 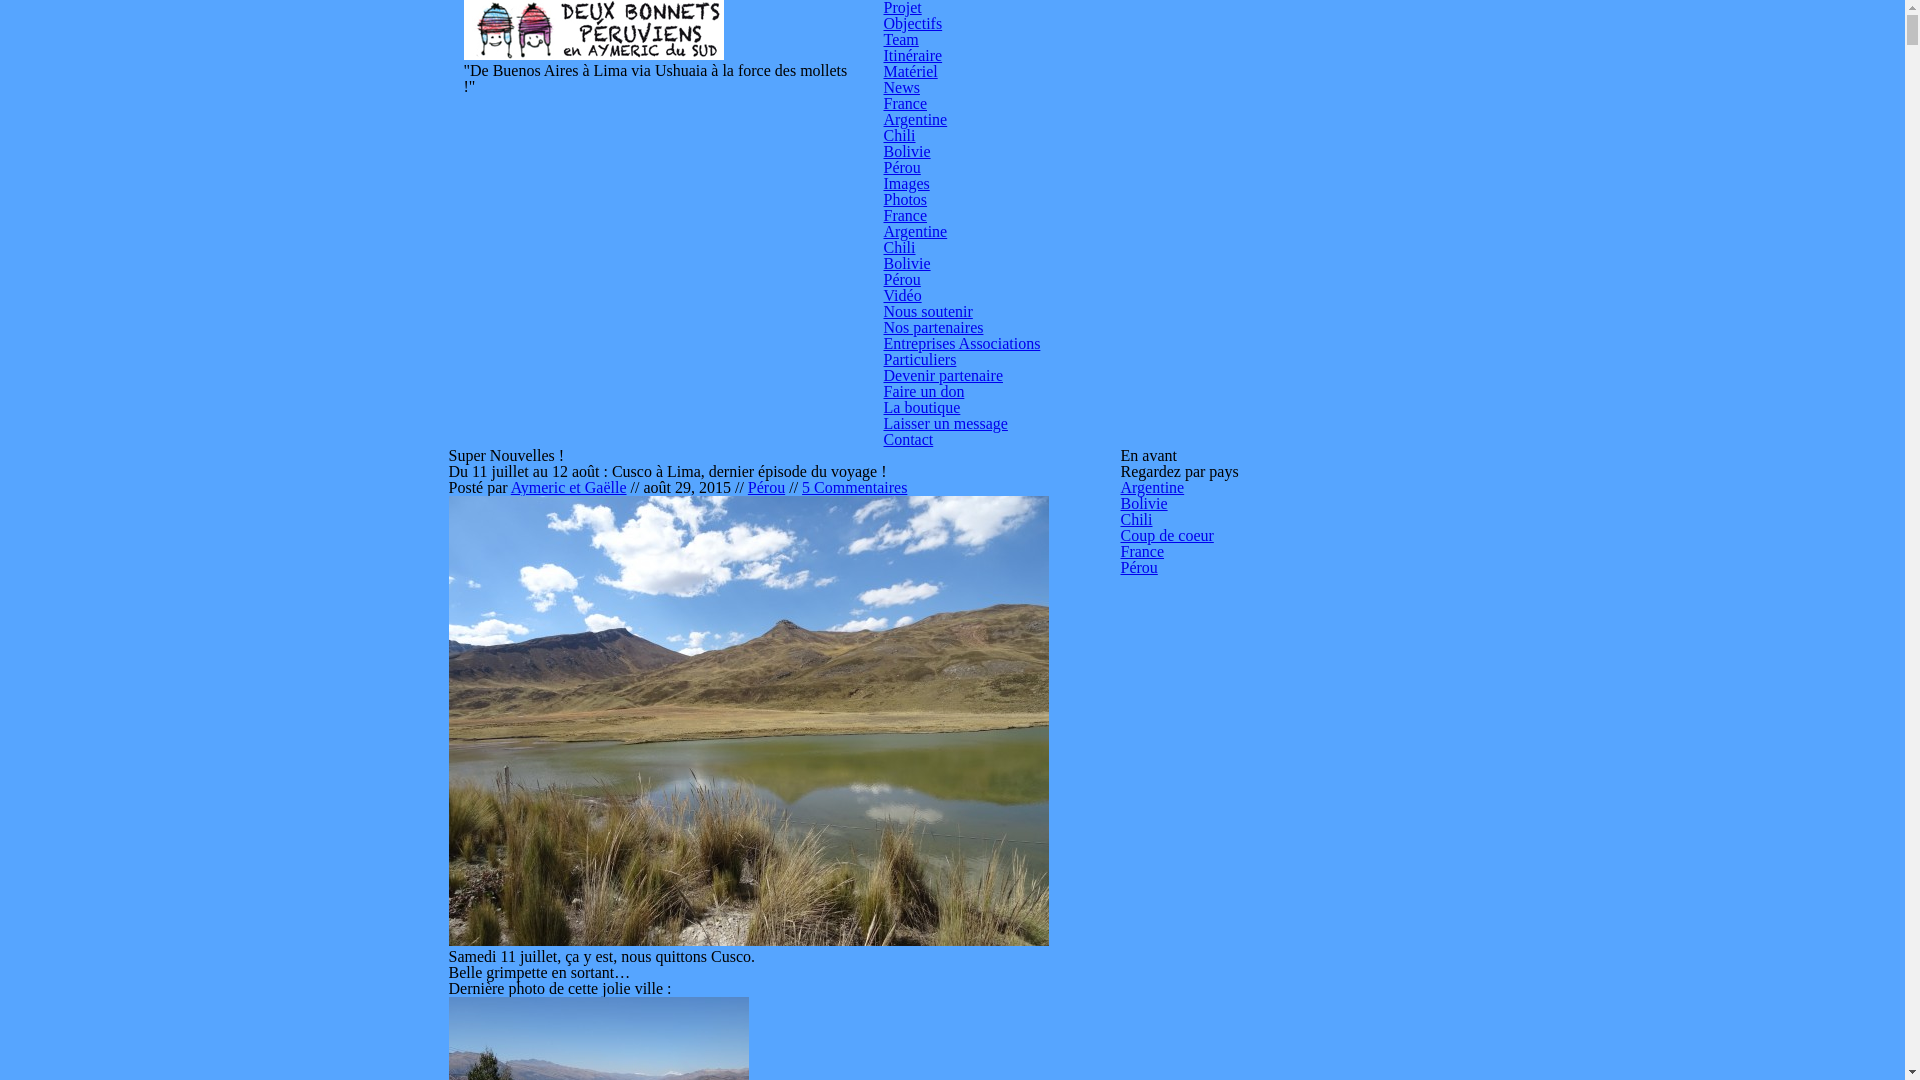 I want to click on 'Team', so click(x=900, y=39).